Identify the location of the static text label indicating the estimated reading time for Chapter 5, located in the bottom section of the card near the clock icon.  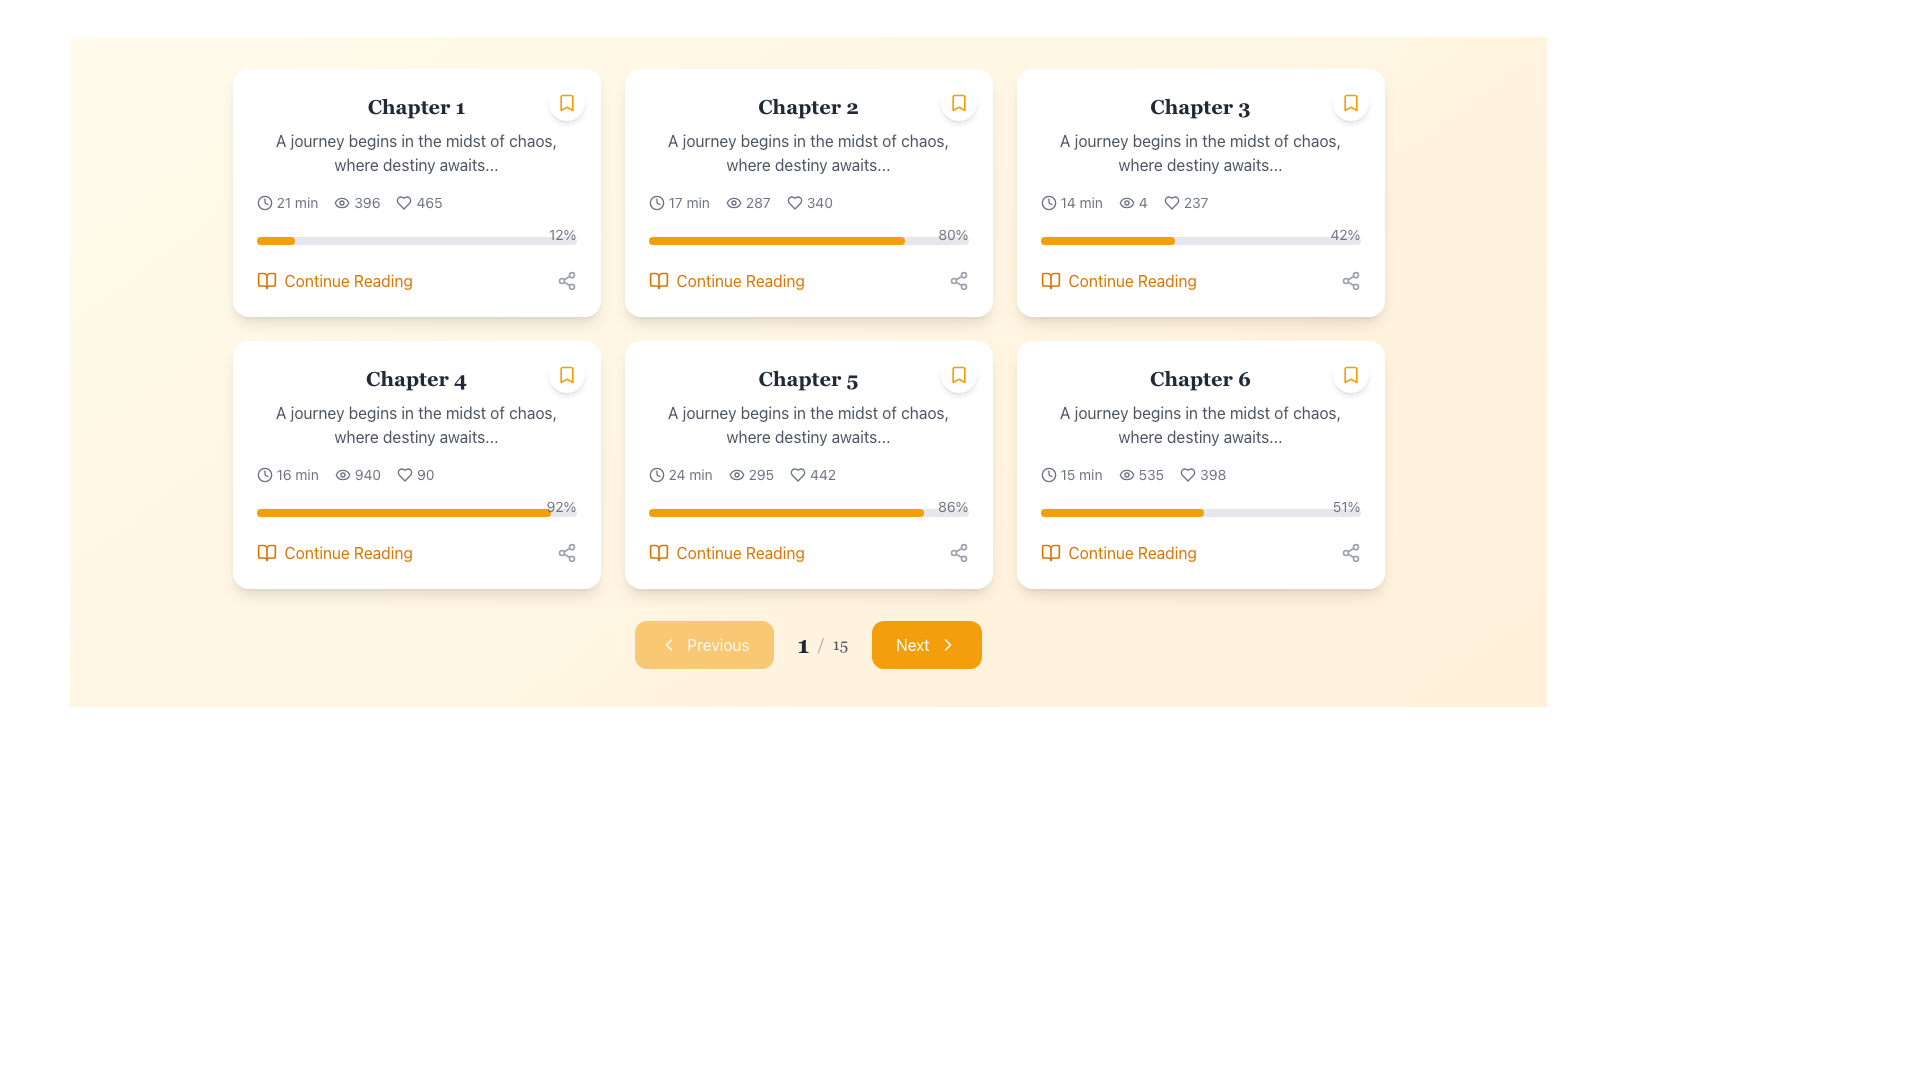
(690, 474).